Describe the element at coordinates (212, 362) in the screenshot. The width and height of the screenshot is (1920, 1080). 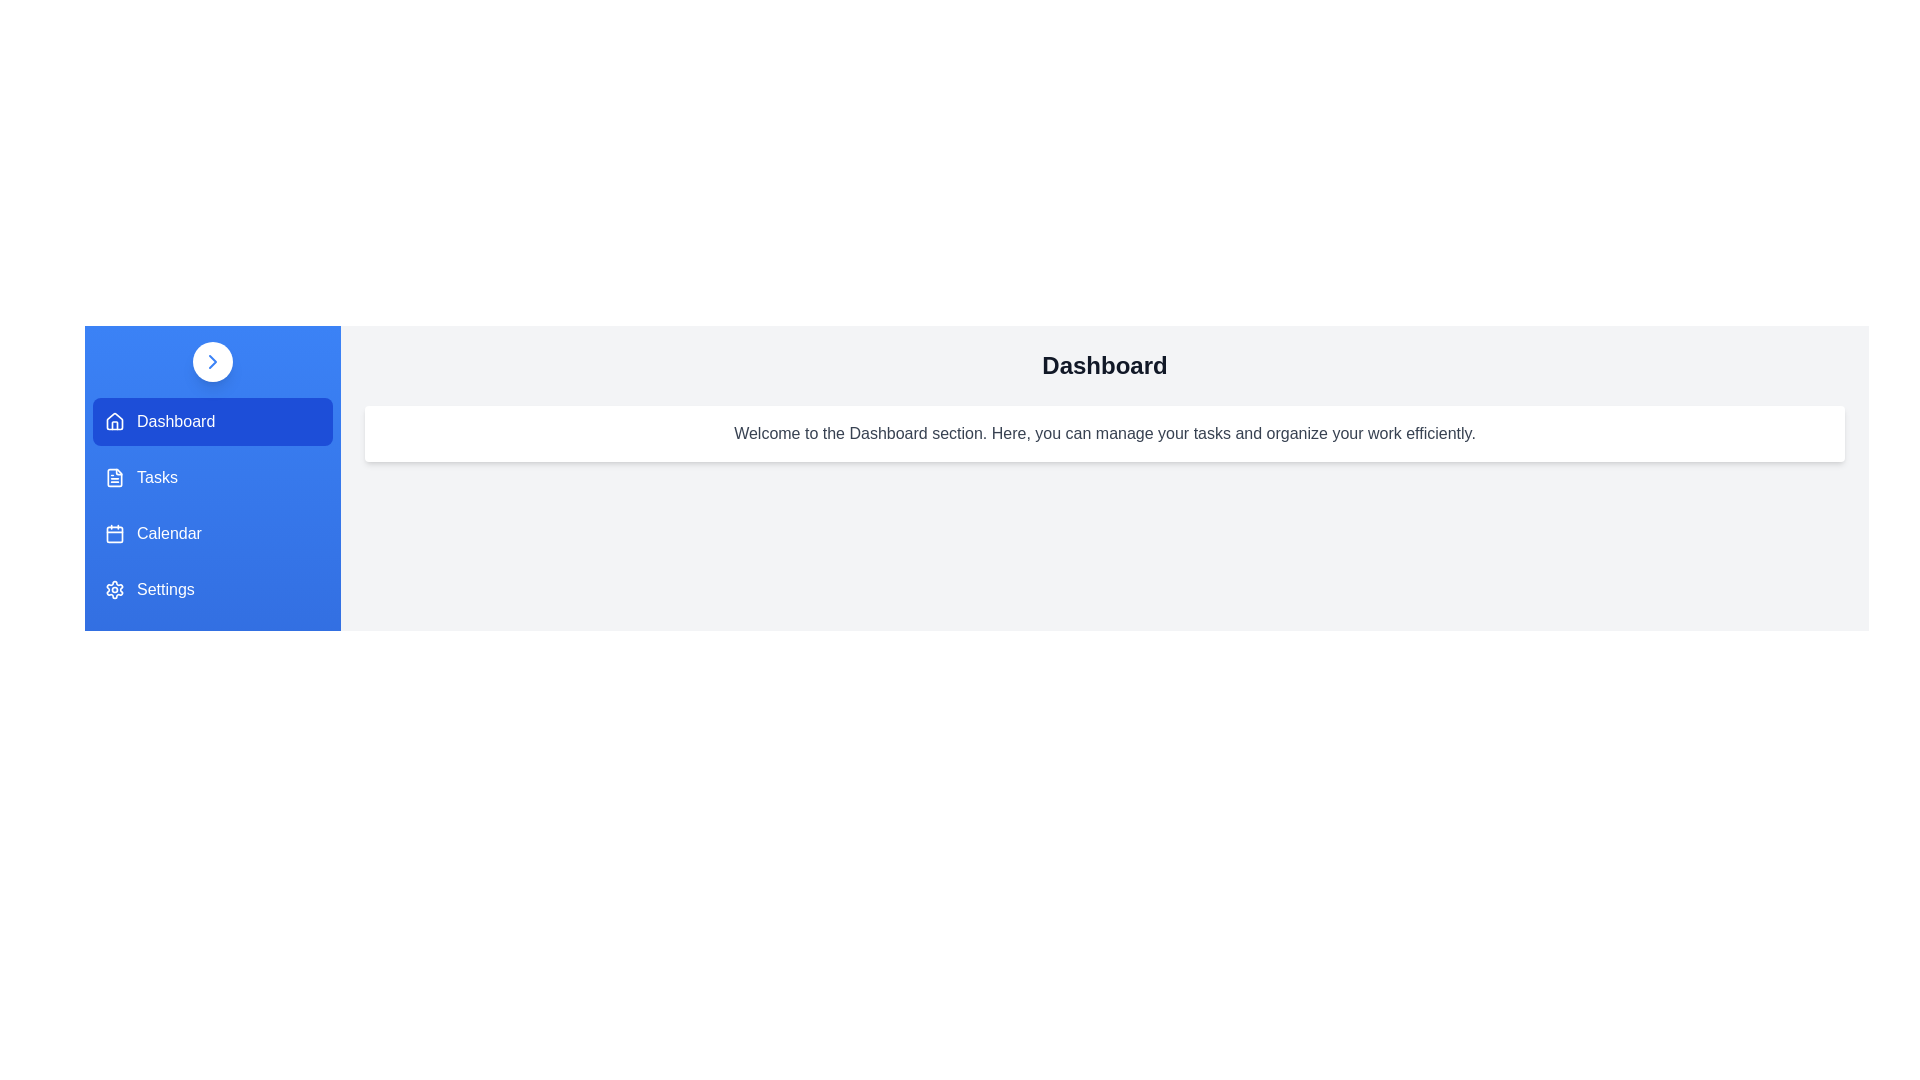
I see `the drawer toggle button to change its state` at that location.